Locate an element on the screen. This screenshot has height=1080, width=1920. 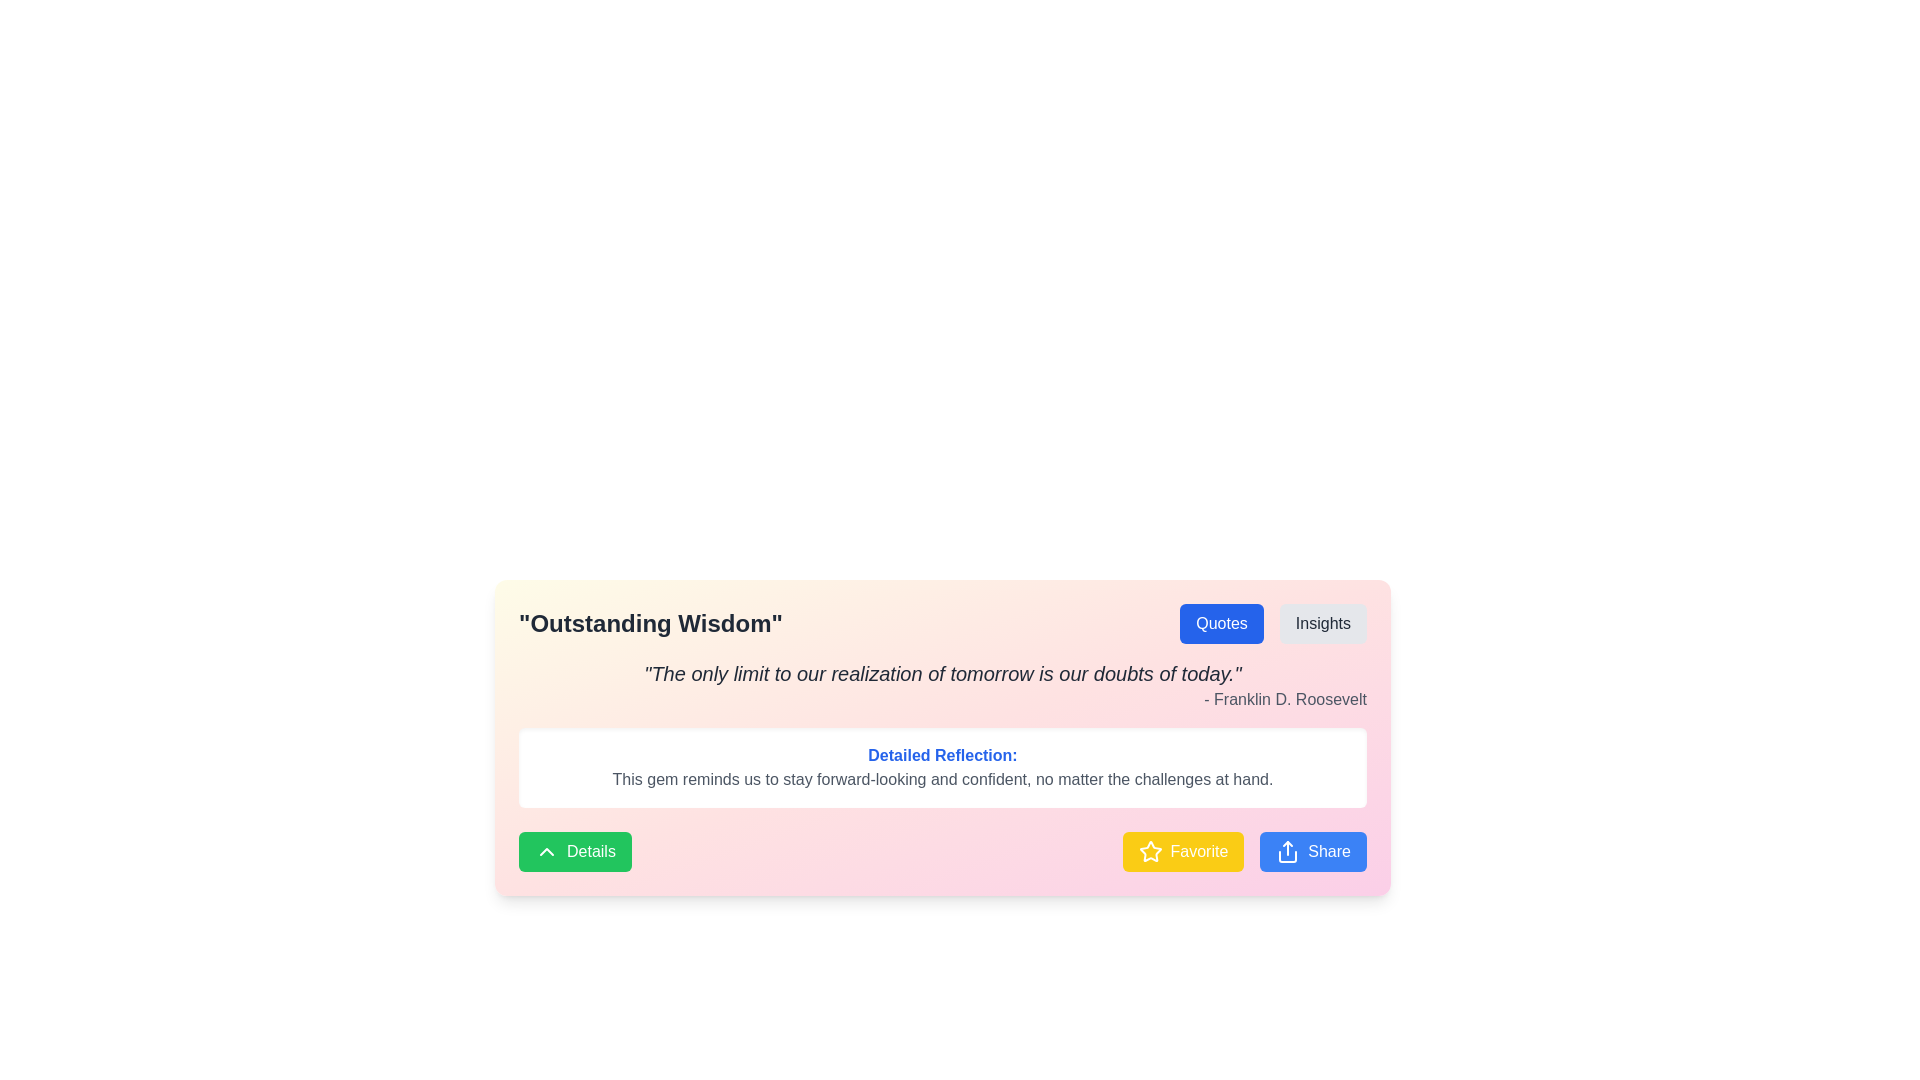
the star icon located within the 'Favorite' button to favorite an item is located at coordinates (1150, 851).